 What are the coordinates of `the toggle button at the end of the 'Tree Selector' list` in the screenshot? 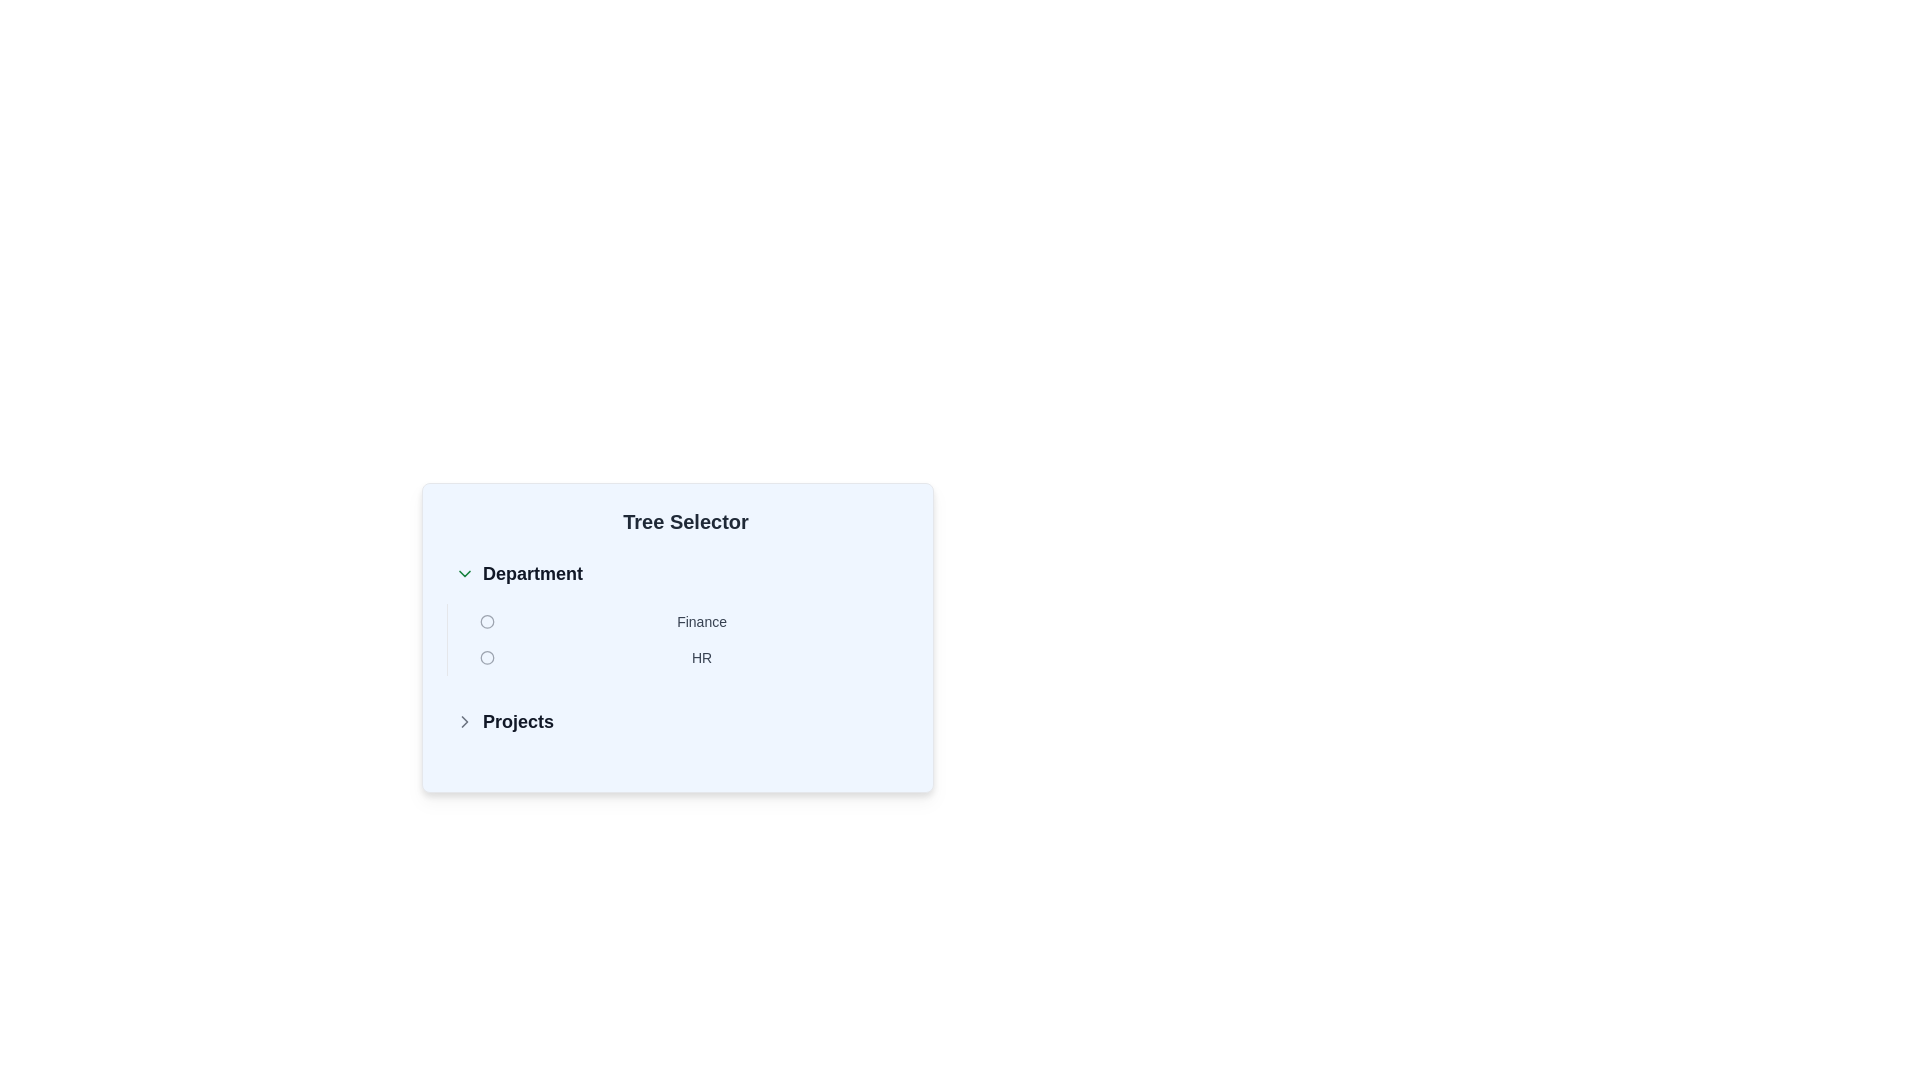 It's located at (677, 721).